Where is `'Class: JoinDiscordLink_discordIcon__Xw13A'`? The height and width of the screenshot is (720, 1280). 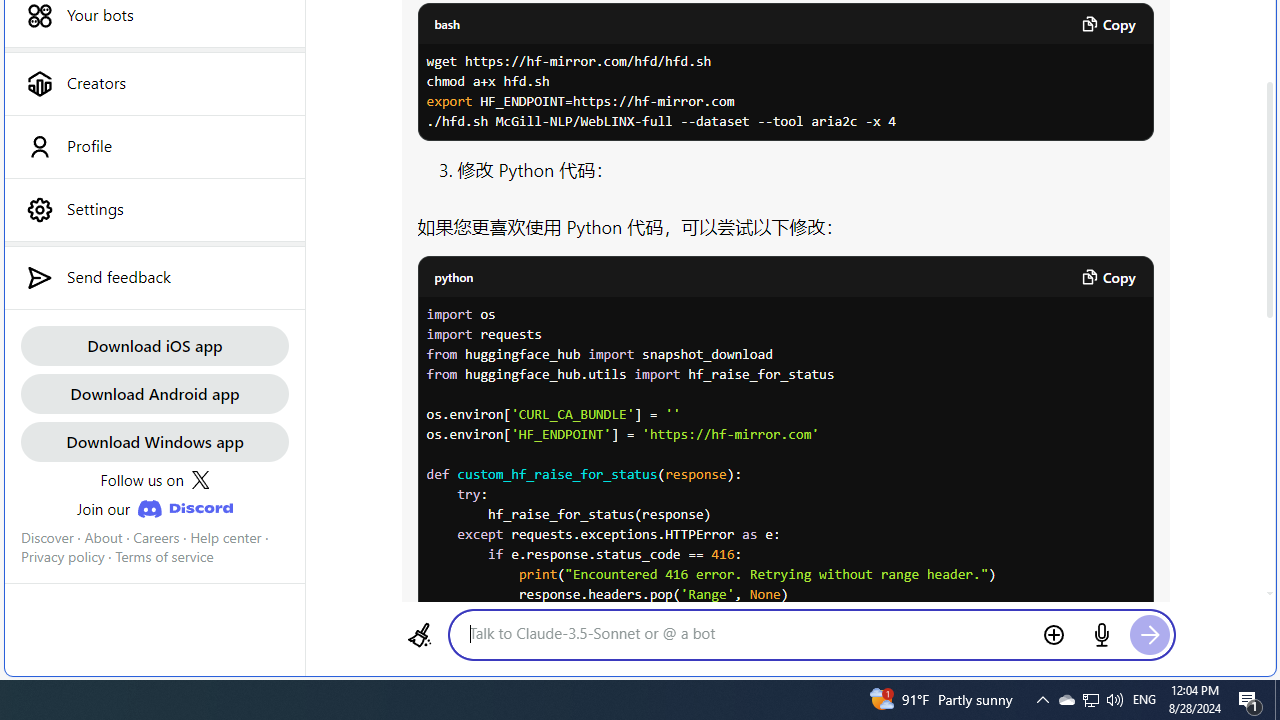 'Class: JoinDiscordLink_discordIcon__Xw13A' is located at coordinates (184, 508).